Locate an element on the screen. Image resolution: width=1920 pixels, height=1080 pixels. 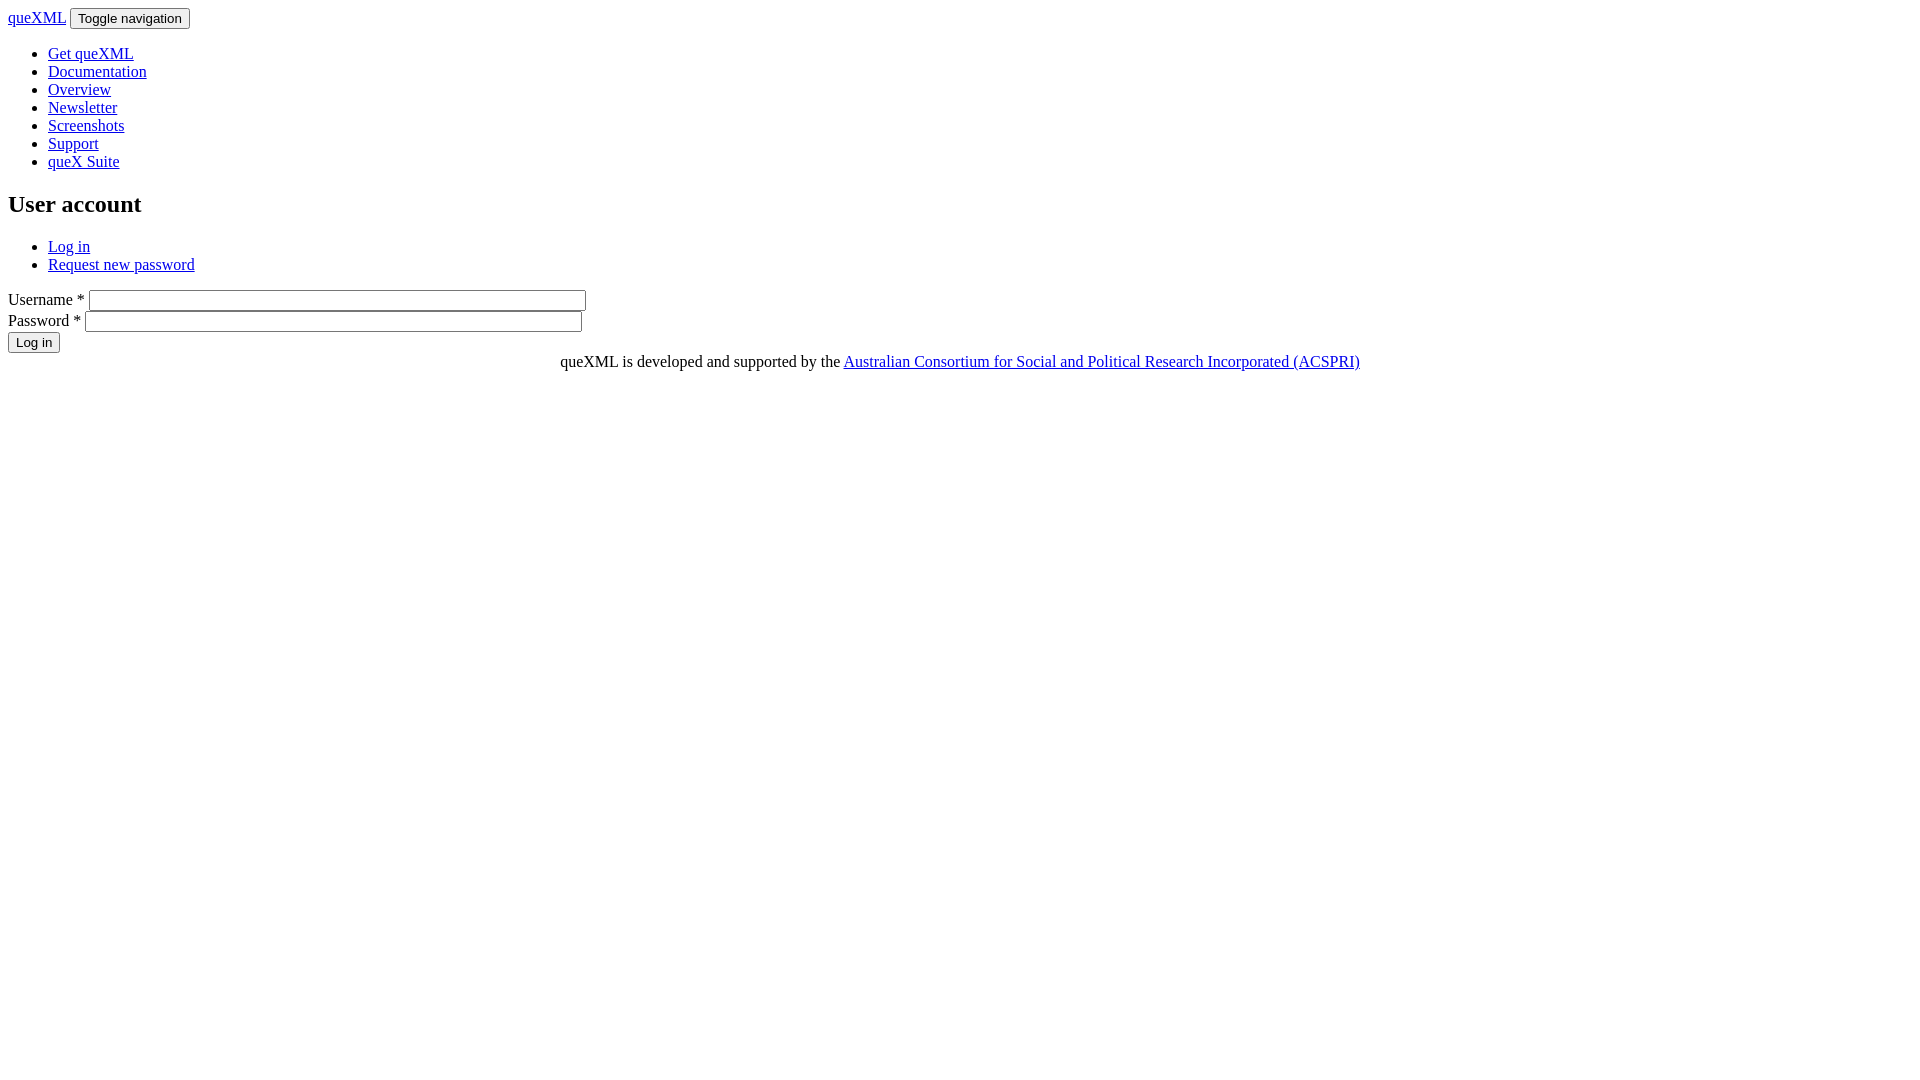
'Skip to main content' is located at coordinates (8, 8).